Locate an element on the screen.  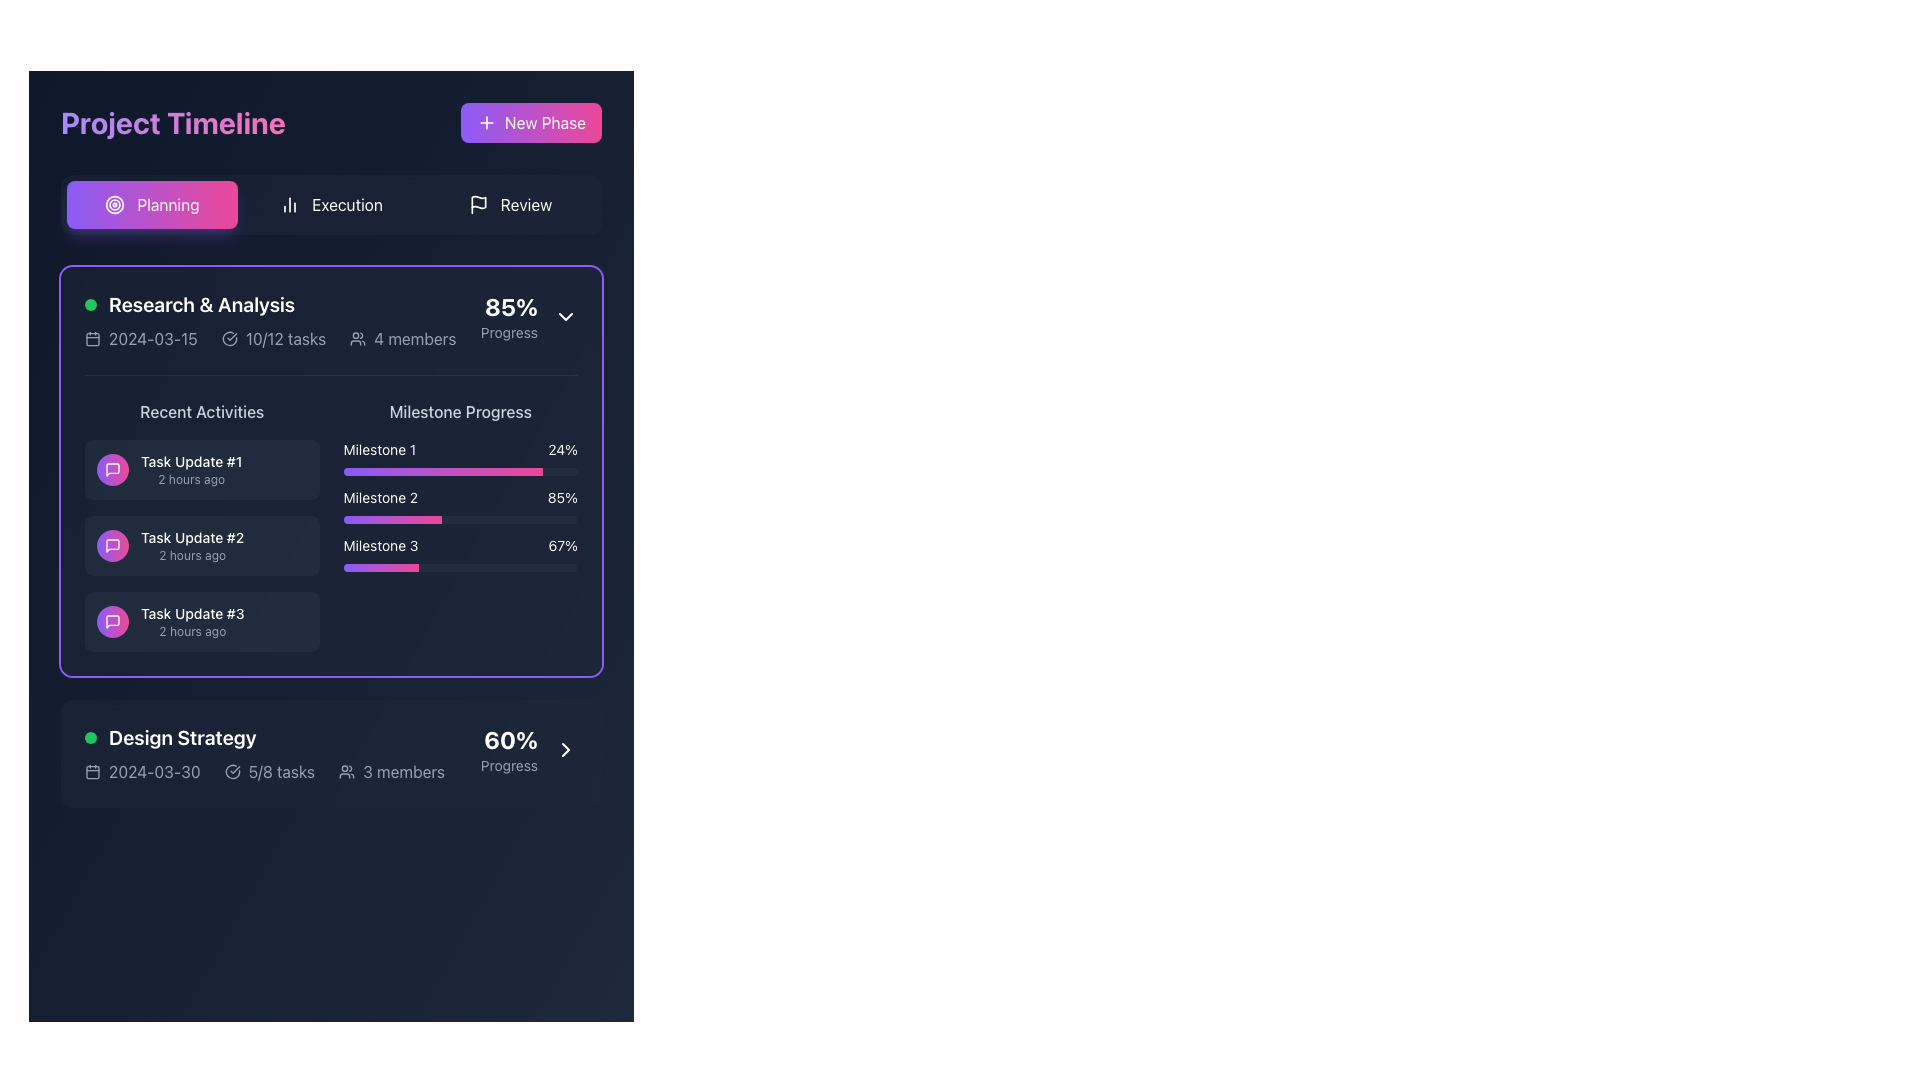
the 'Research & Analysis' text label located at the top-left corner of the 'Recent Activities' section, next to the green circular indicator is located at coordinates (202, 304).